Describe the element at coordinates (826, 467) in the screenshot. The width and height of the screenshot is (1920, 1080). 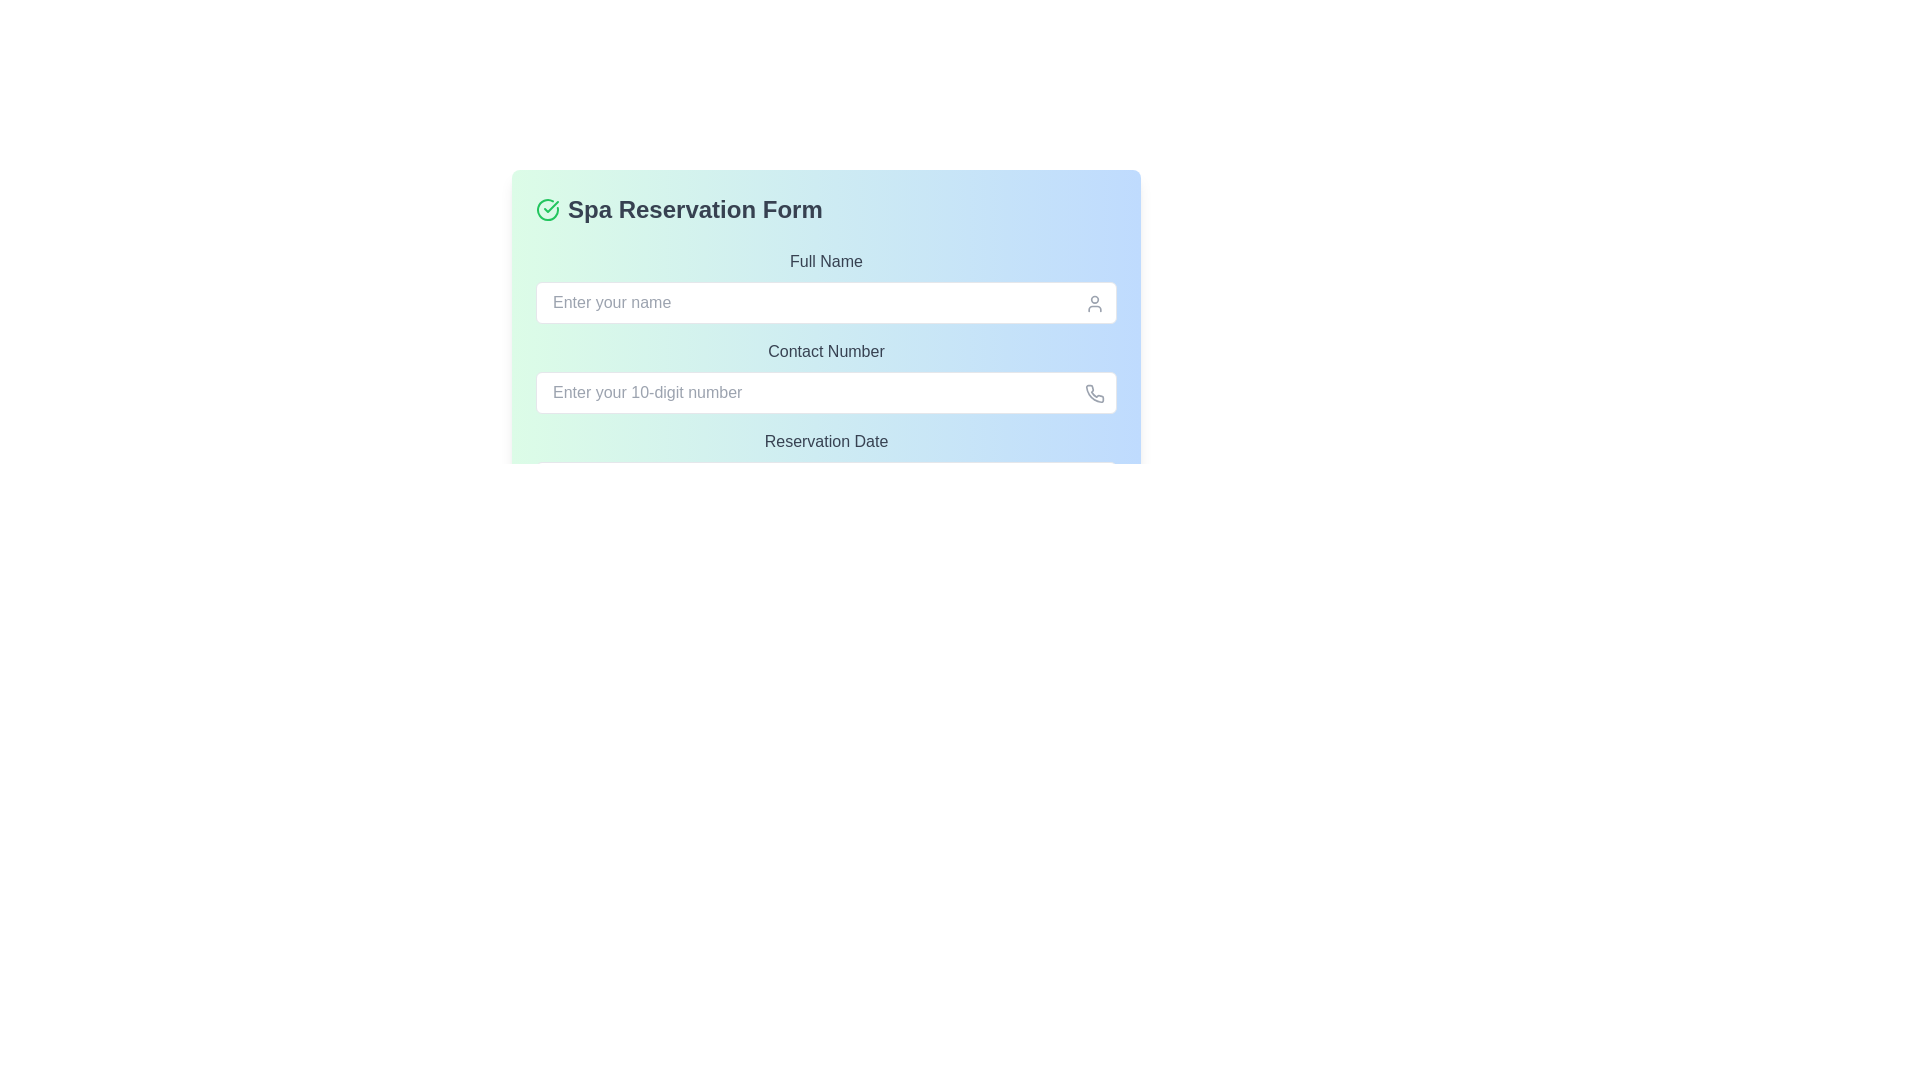
I see `the 'Reservation Date' label, which is styled in bold gray text and located beneath the 'Contact Number' field in the 'Spa Reservation Form'` at that location.